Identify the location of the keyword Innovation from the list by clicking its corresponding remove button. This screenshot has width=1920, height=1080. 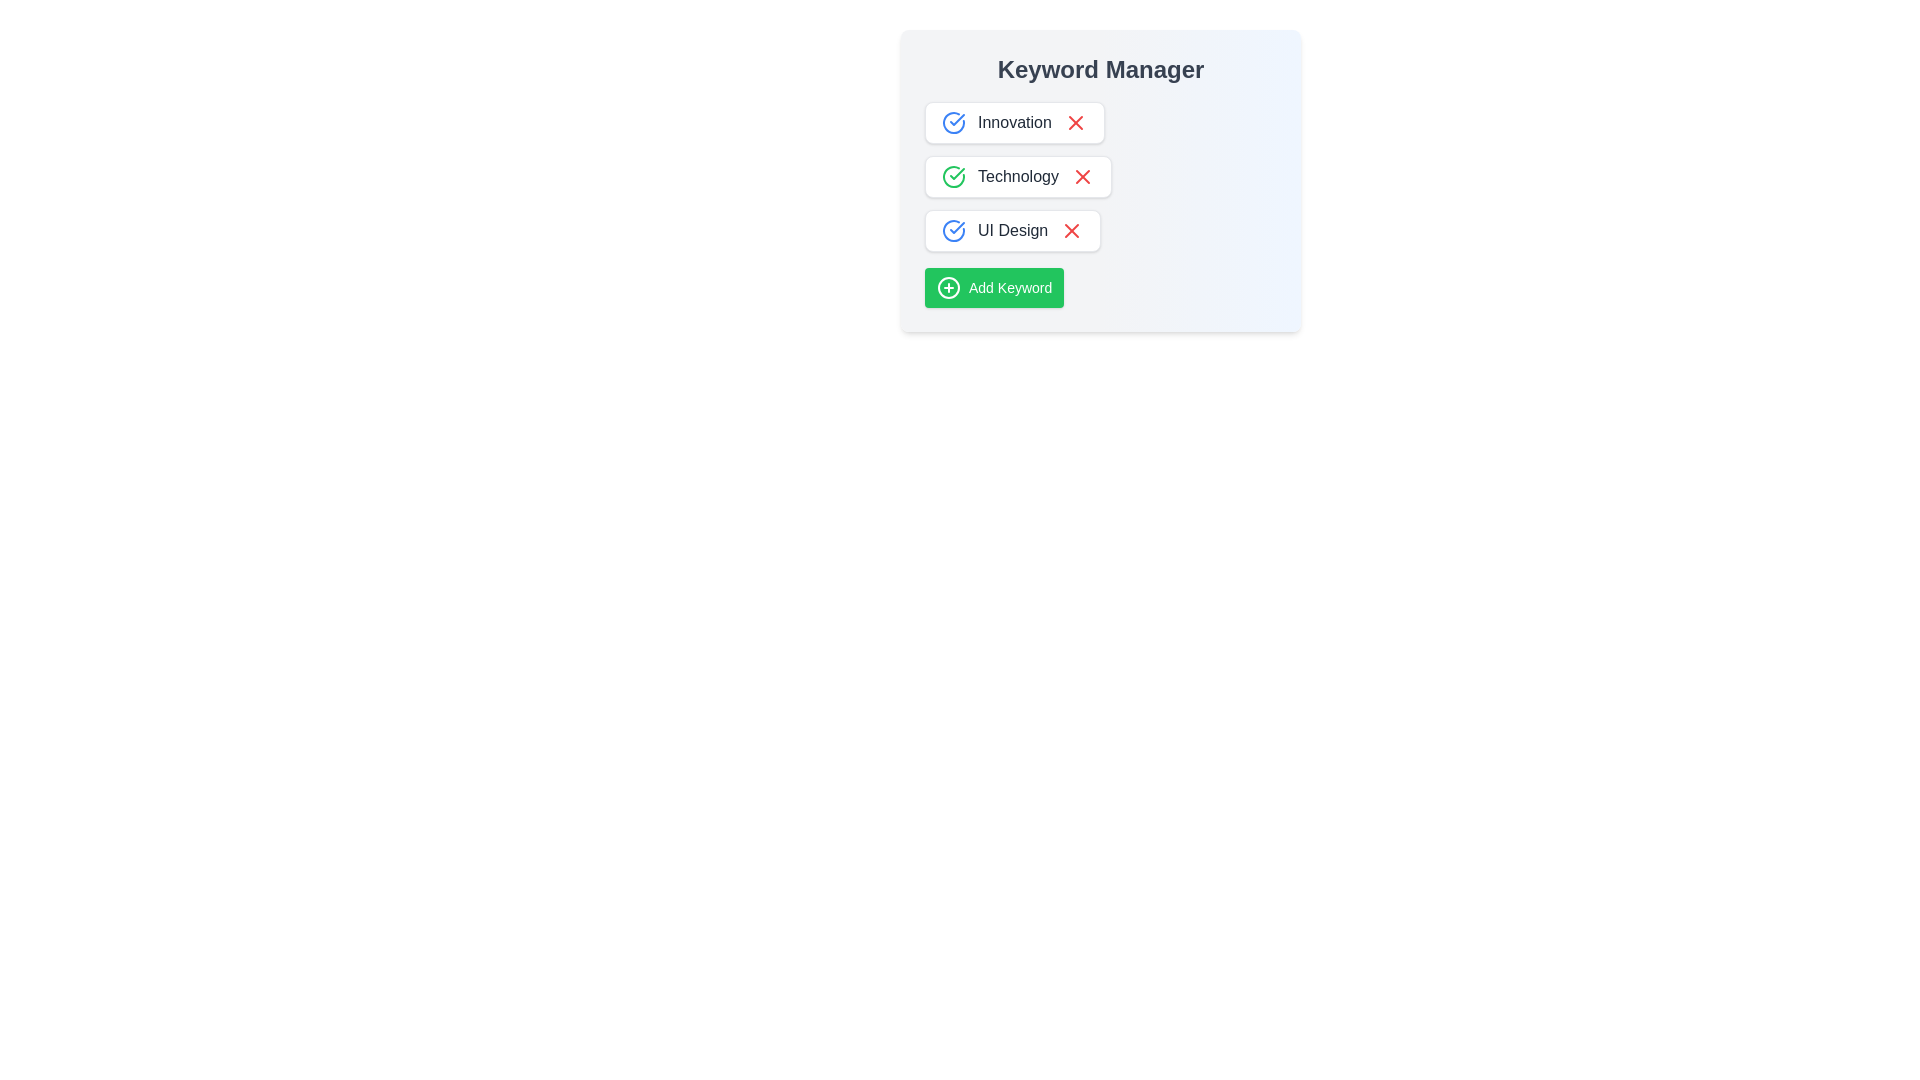
(1074, 123).